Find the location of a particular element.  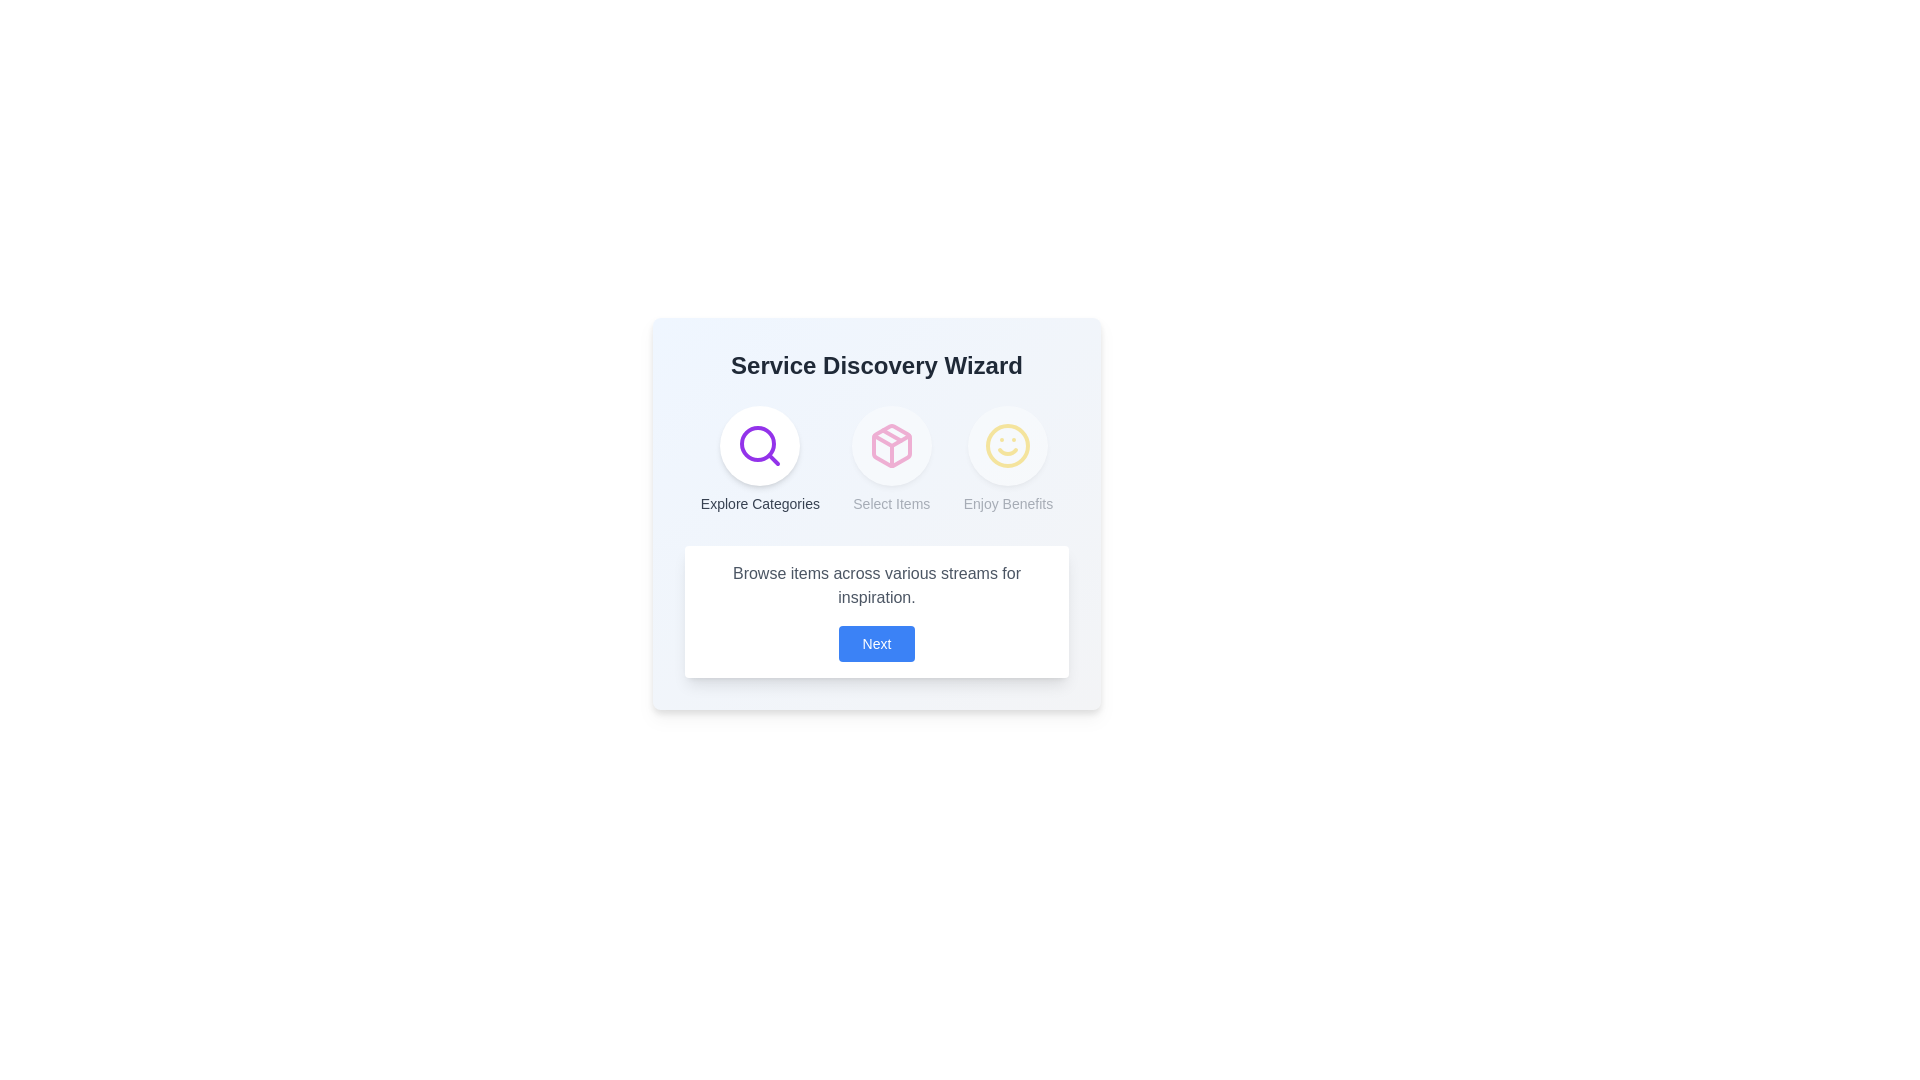

the step icon for Select Items is located at coordinates (890, 445).